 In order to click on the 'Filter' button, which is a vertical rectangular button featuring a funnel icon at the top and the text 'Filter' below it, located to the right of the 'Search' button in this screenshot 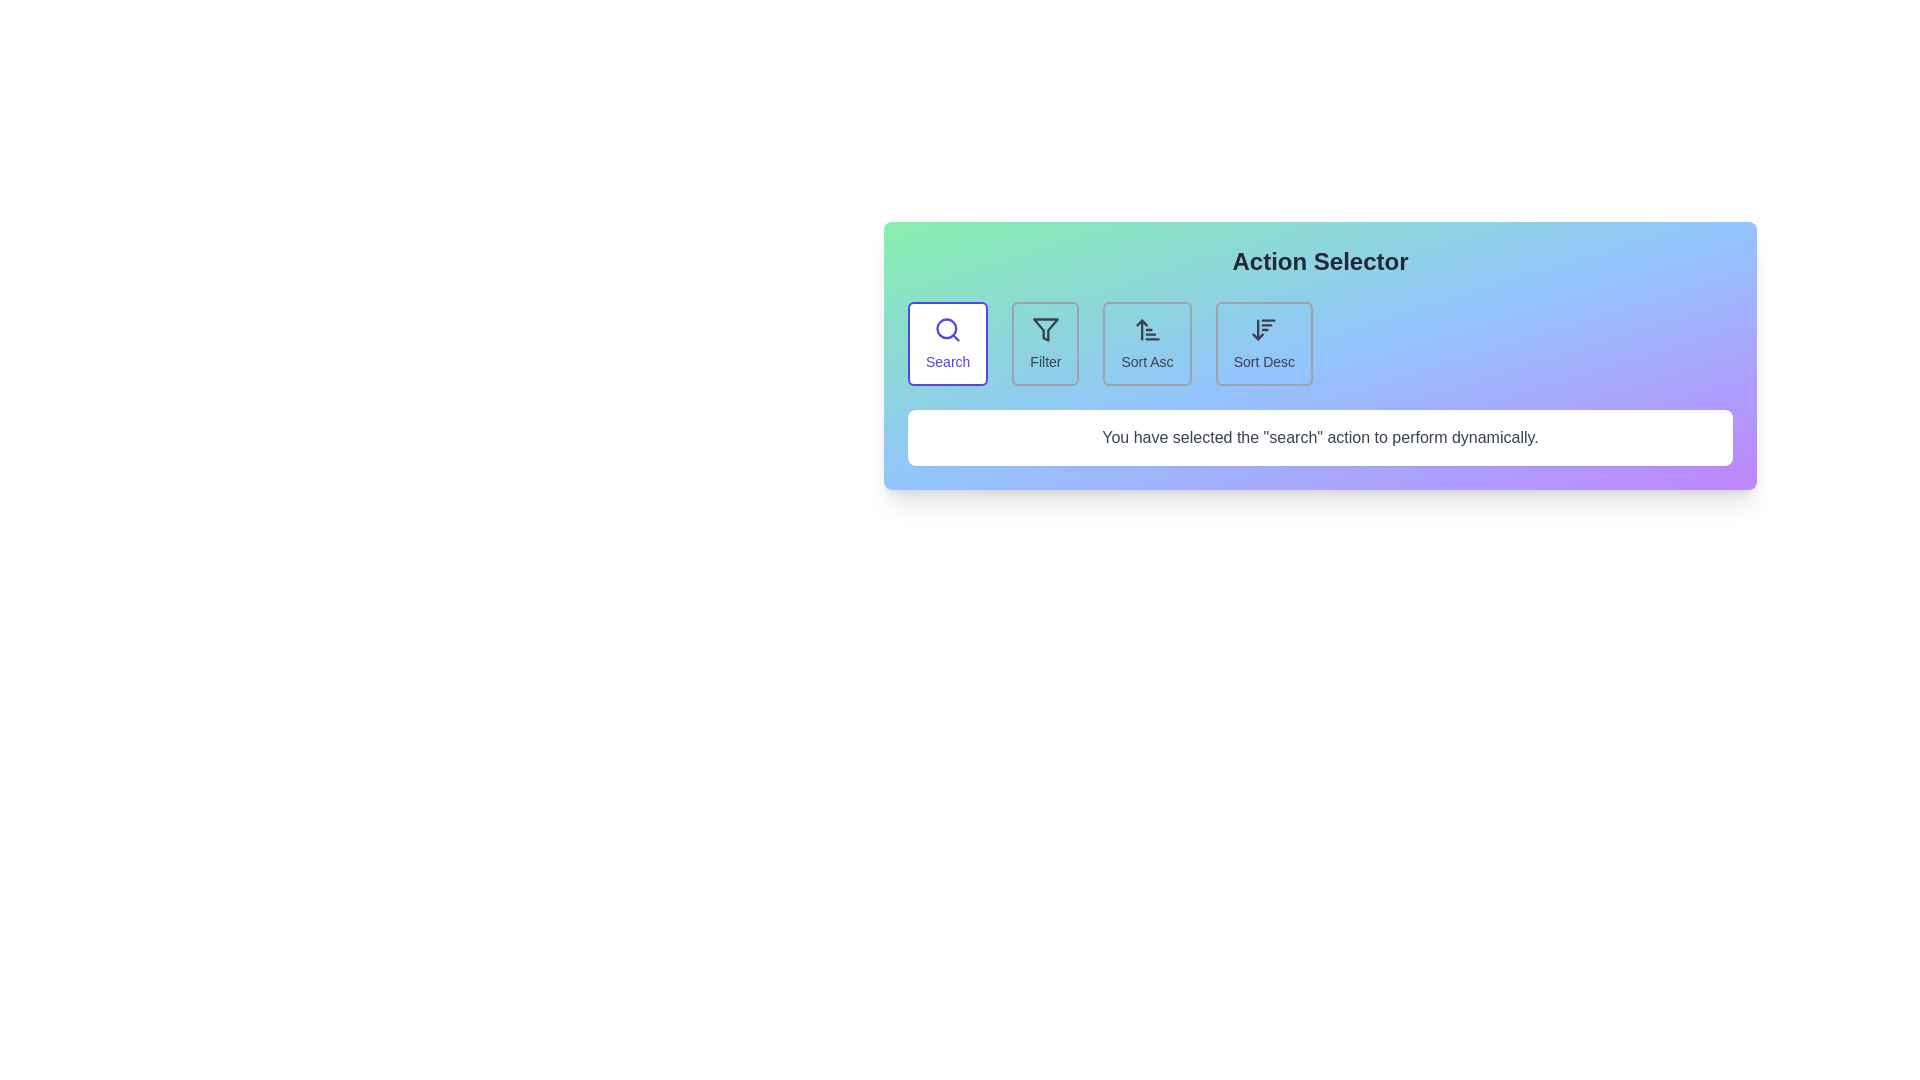, I will do `click(1045, 342)`.